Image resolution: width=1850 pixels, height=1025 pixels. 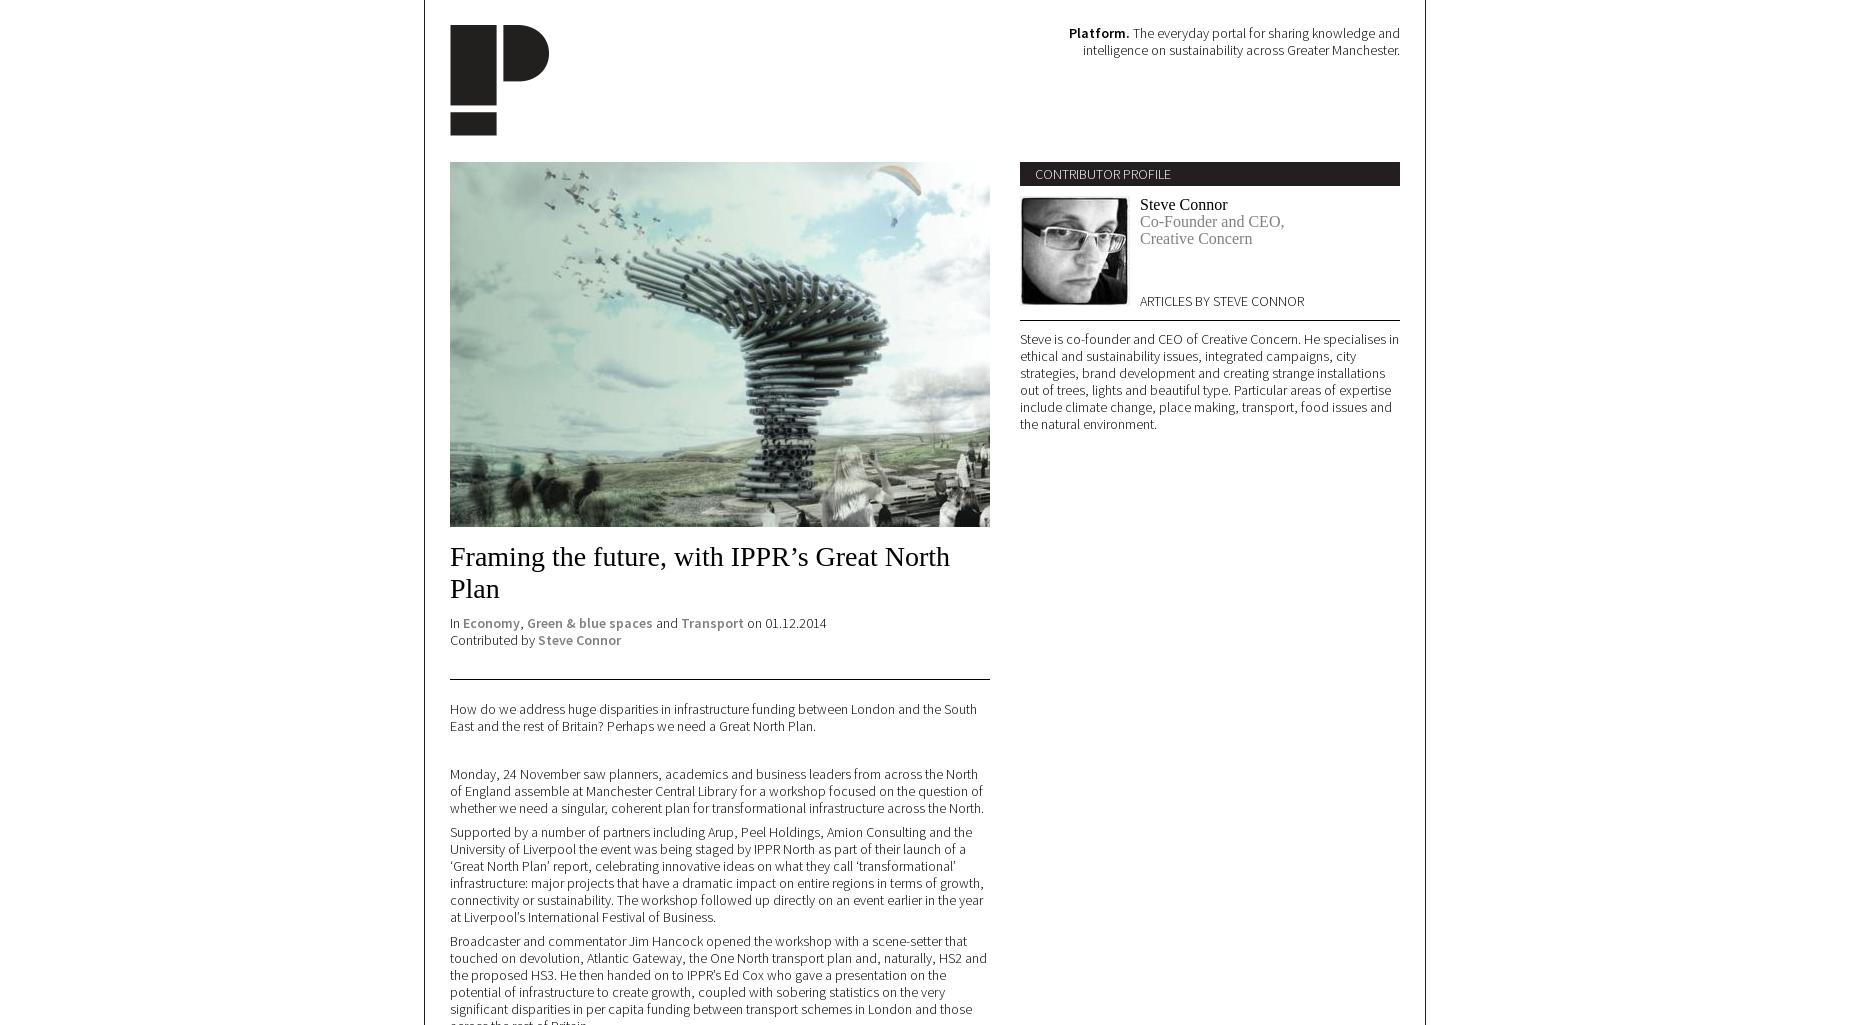 I want to click on 'Contributed by', so click(x=493, y=639).